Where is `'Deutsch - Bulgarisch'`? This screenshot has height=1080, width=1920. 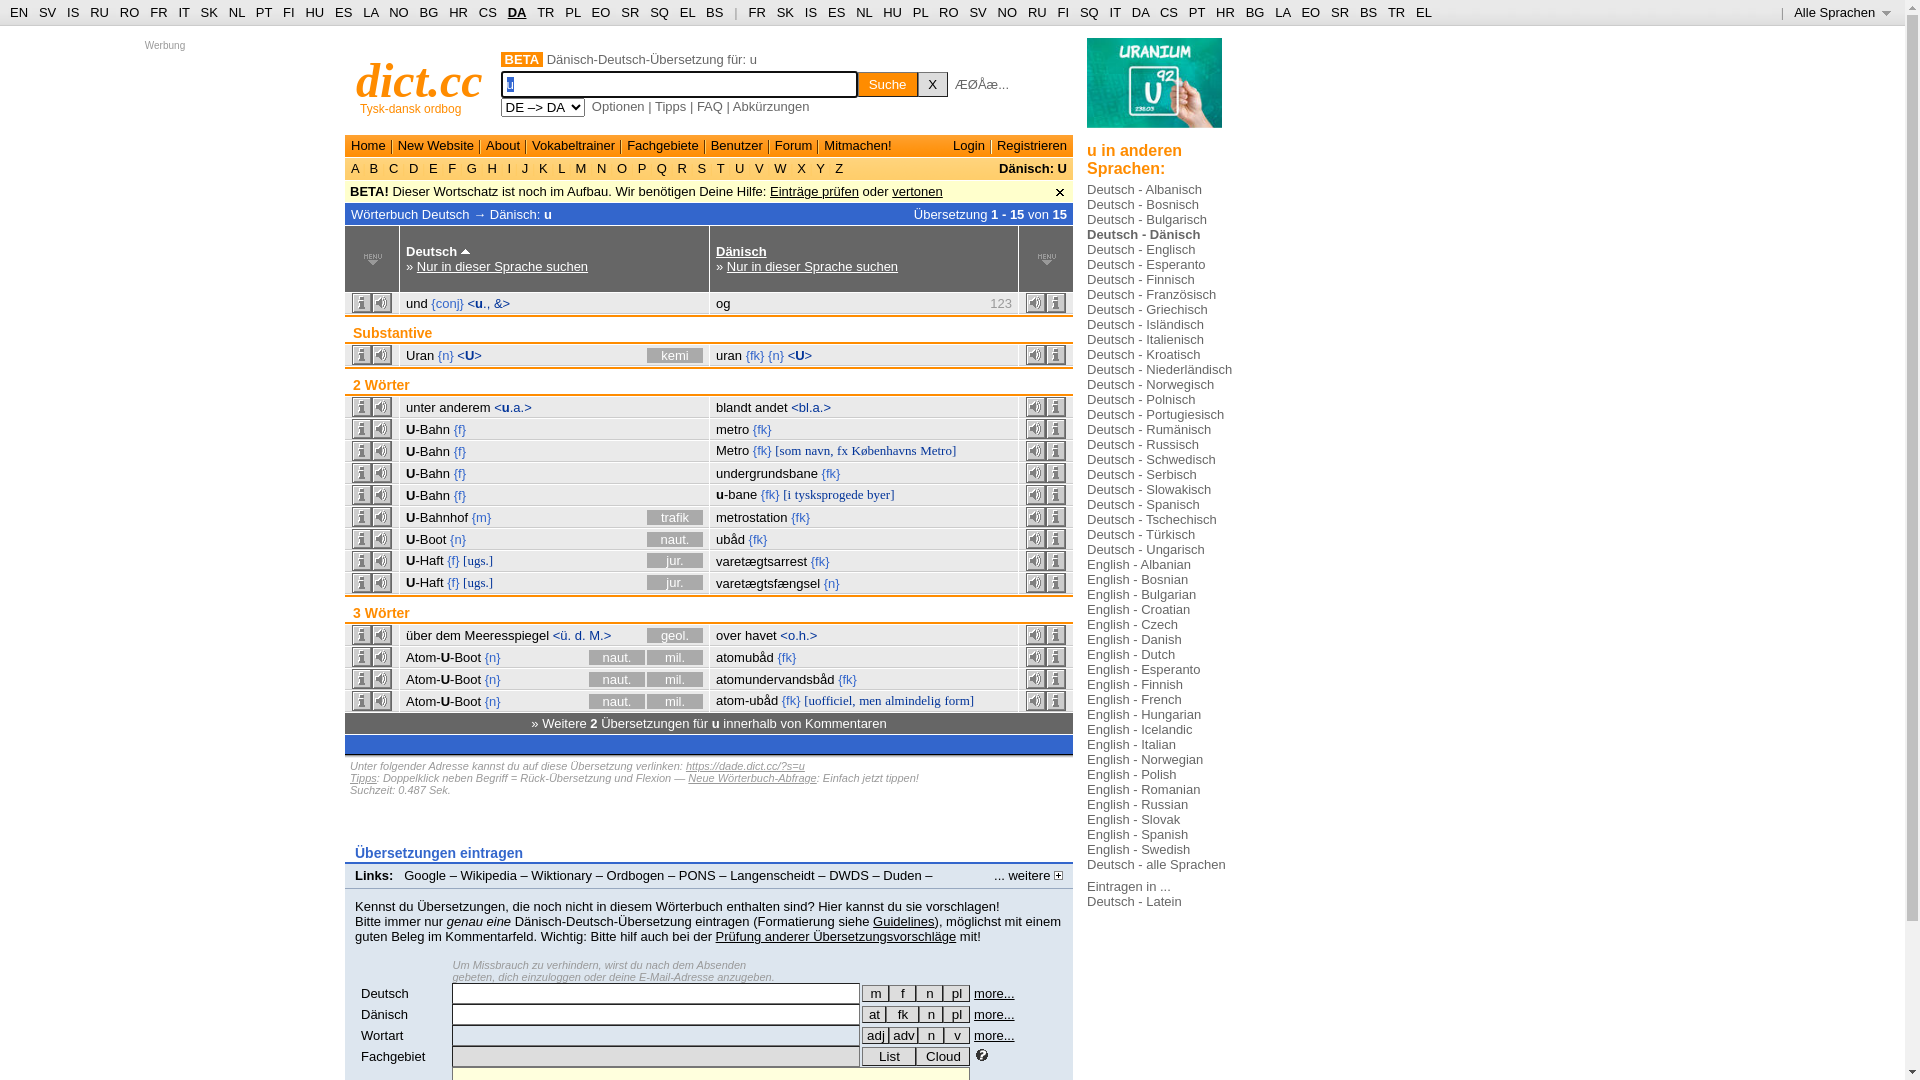 'Deutsch - Bulgarisch' is located at coordinates (1085, 219).